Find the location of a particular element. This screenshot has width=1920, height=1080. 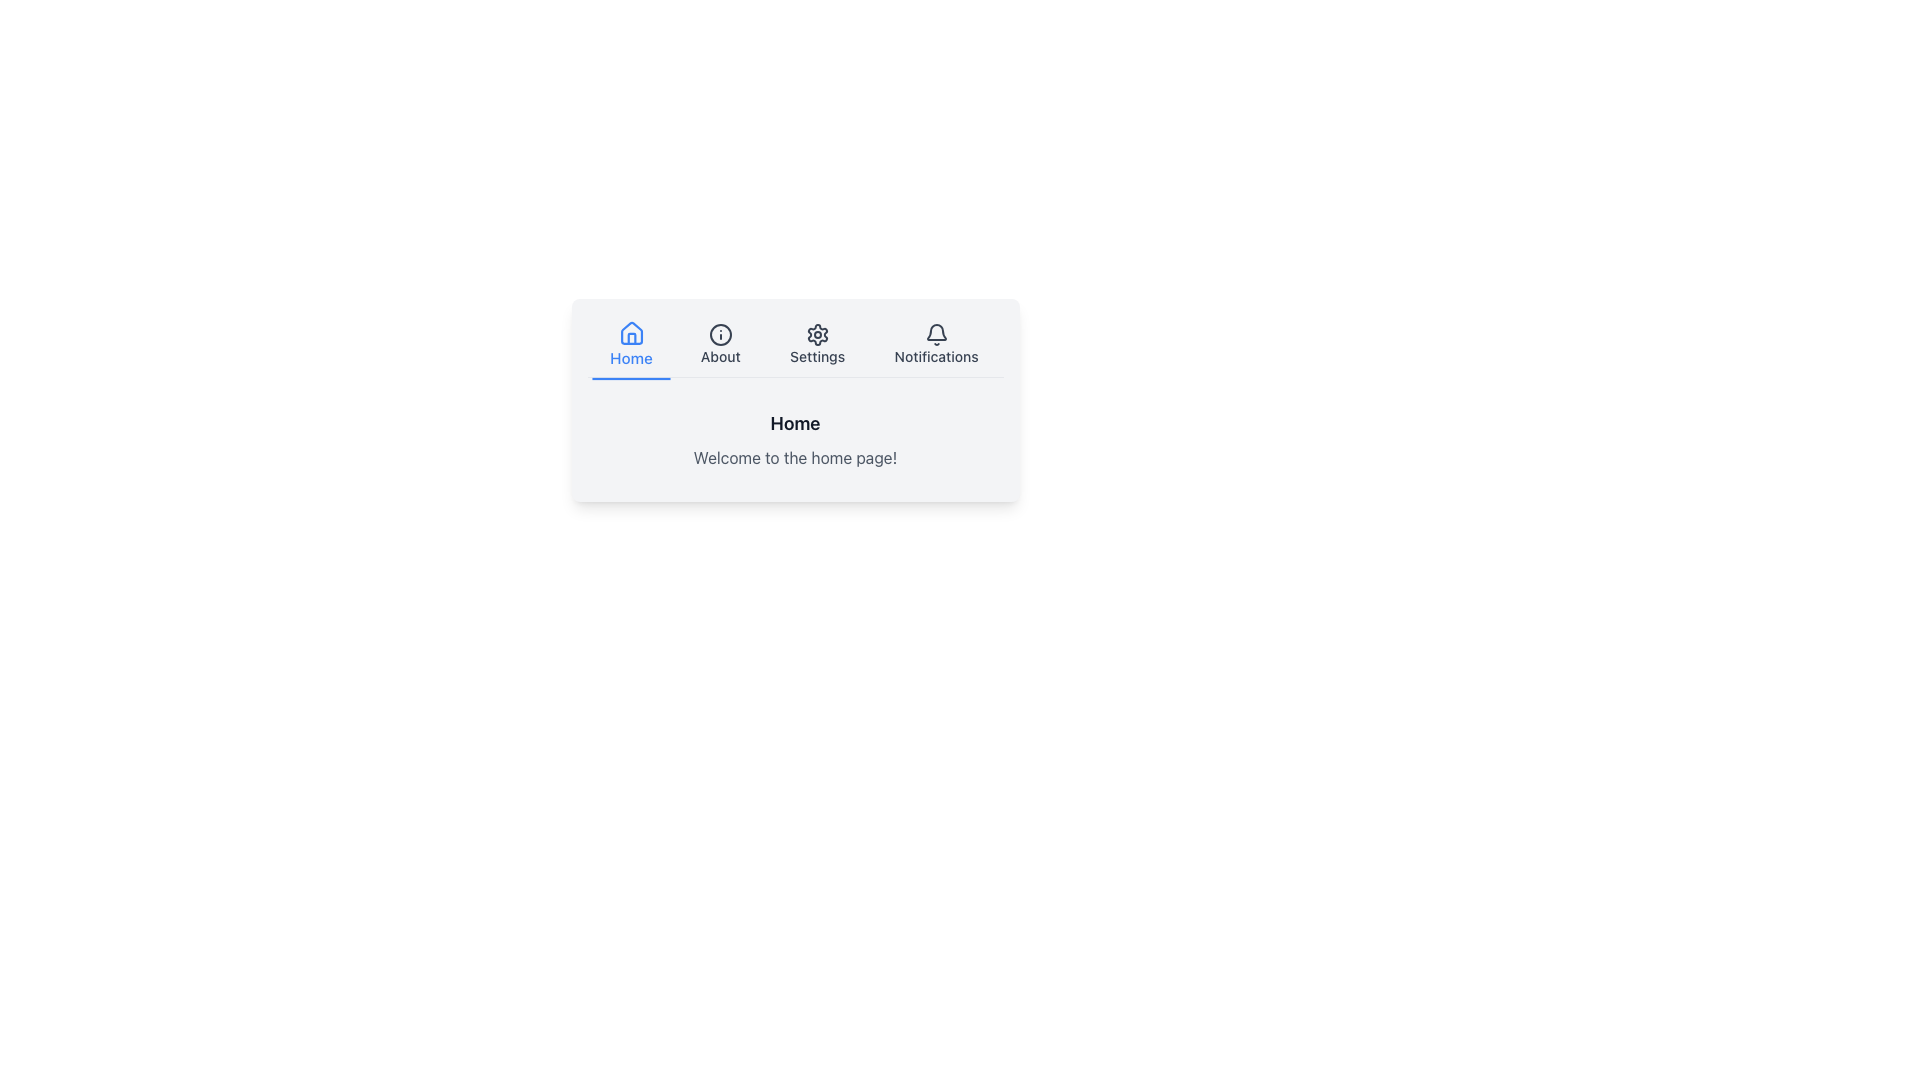

the 'Notifications' text label located in the top menu bar, which is styled in a muted gray color and positioned below a bell icon is located at coordinates (935, 356).